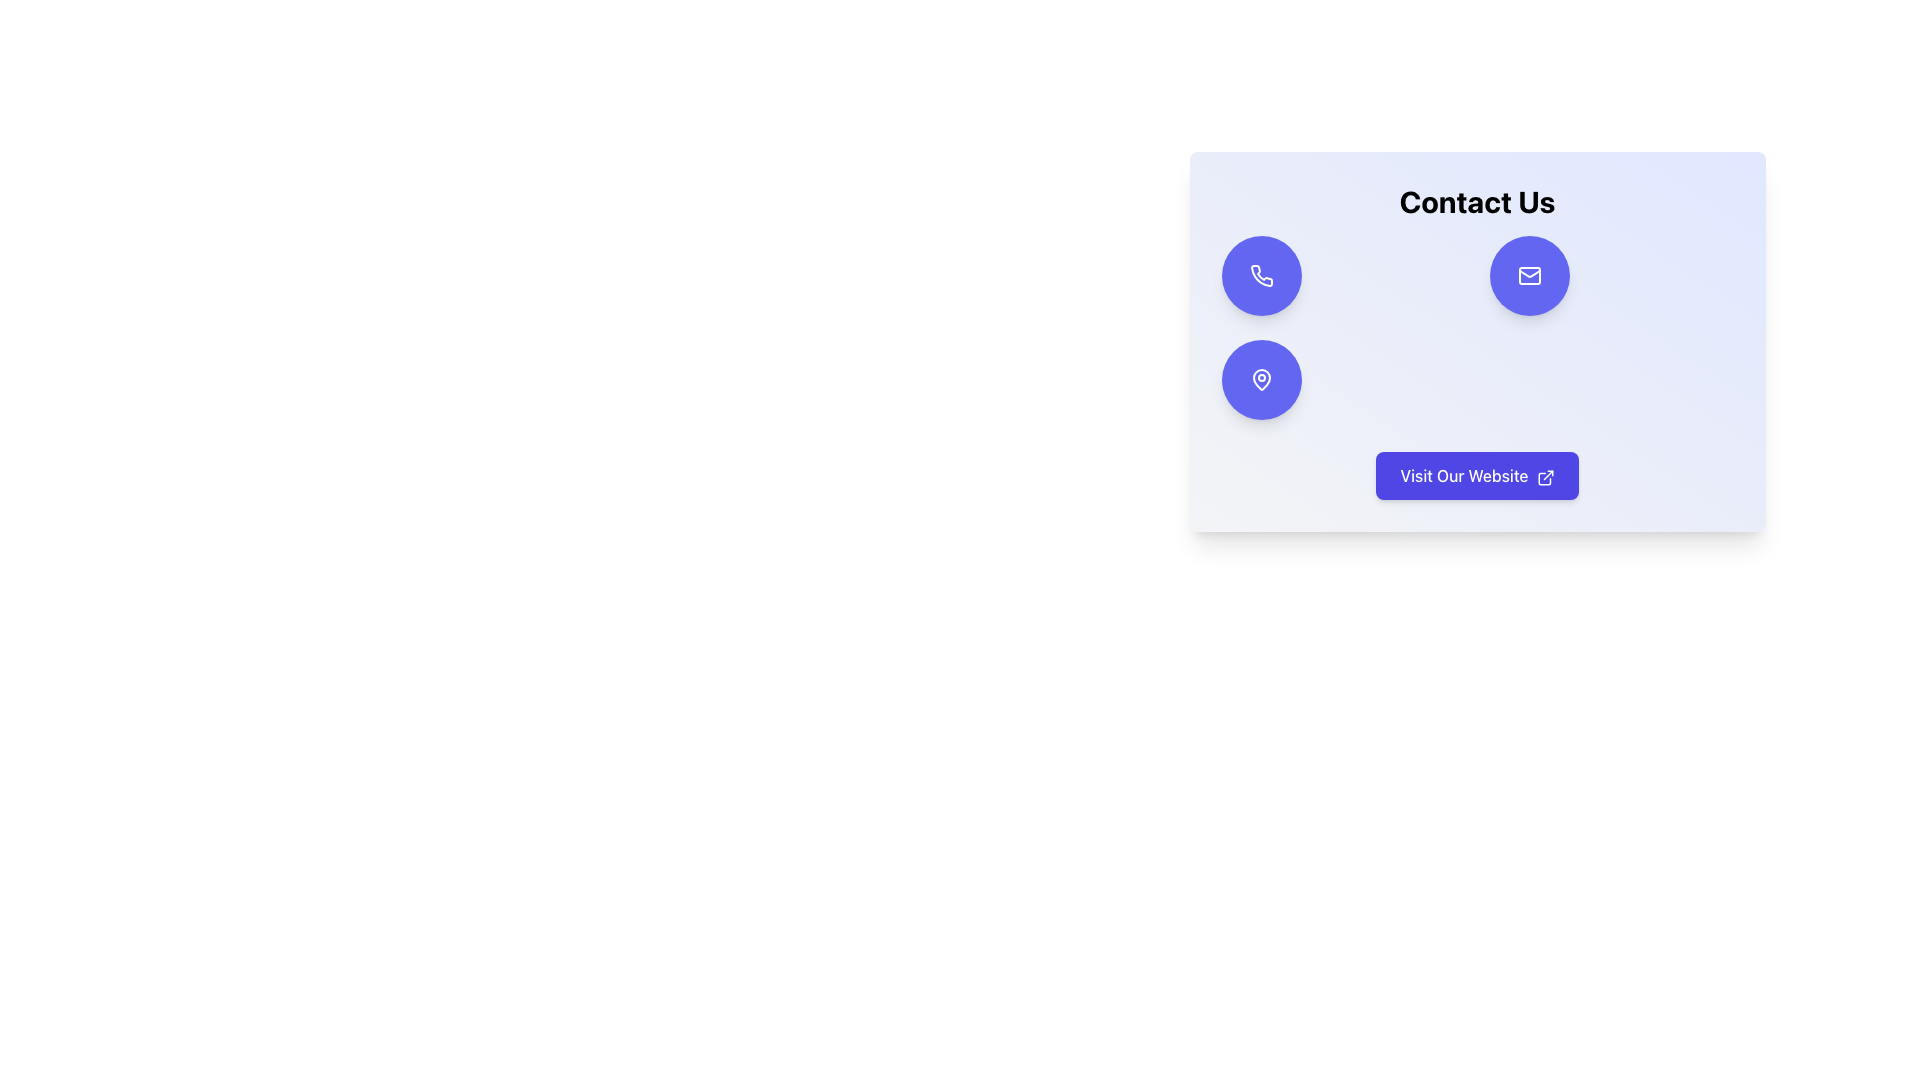 The image size is (1920, 1080). What do you see at coordinates (1260, 276) in the screenshot?
I see `the topmost phone-related icon in the 'Contact Us' section` at bounding box center [1260, 276].